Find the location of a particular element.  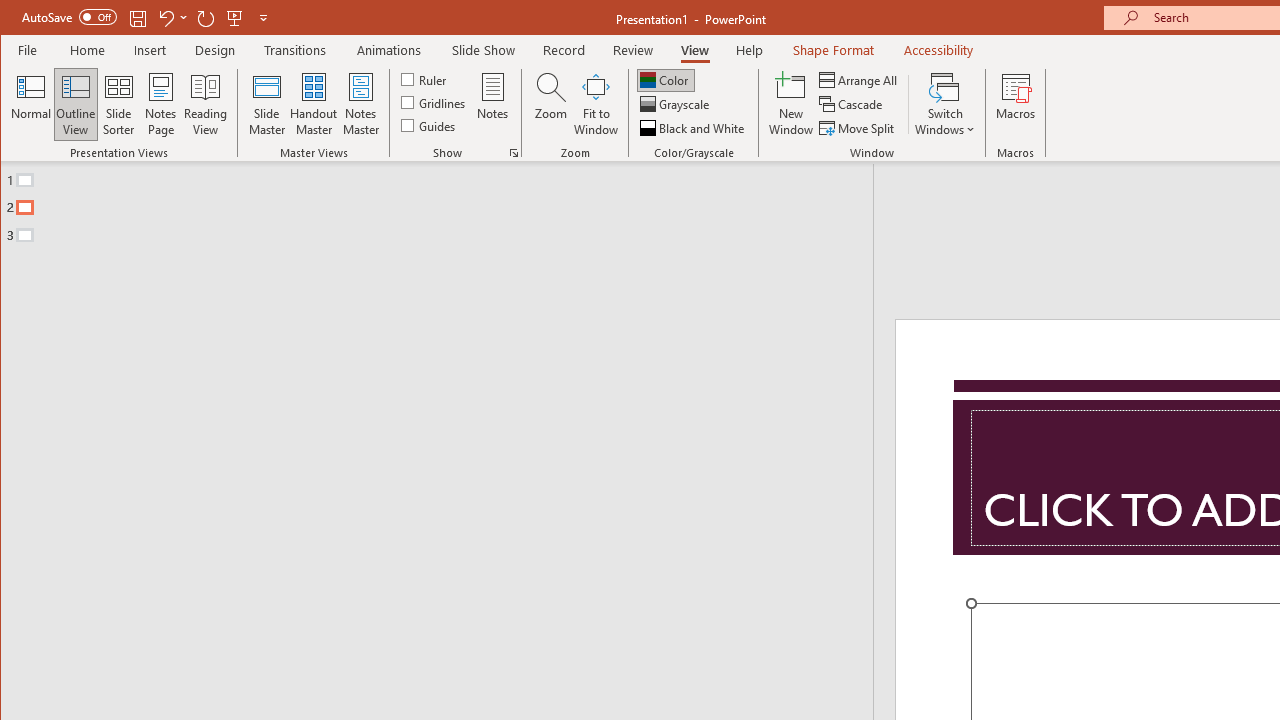

'Undo' is located at coordinates (165, 17).